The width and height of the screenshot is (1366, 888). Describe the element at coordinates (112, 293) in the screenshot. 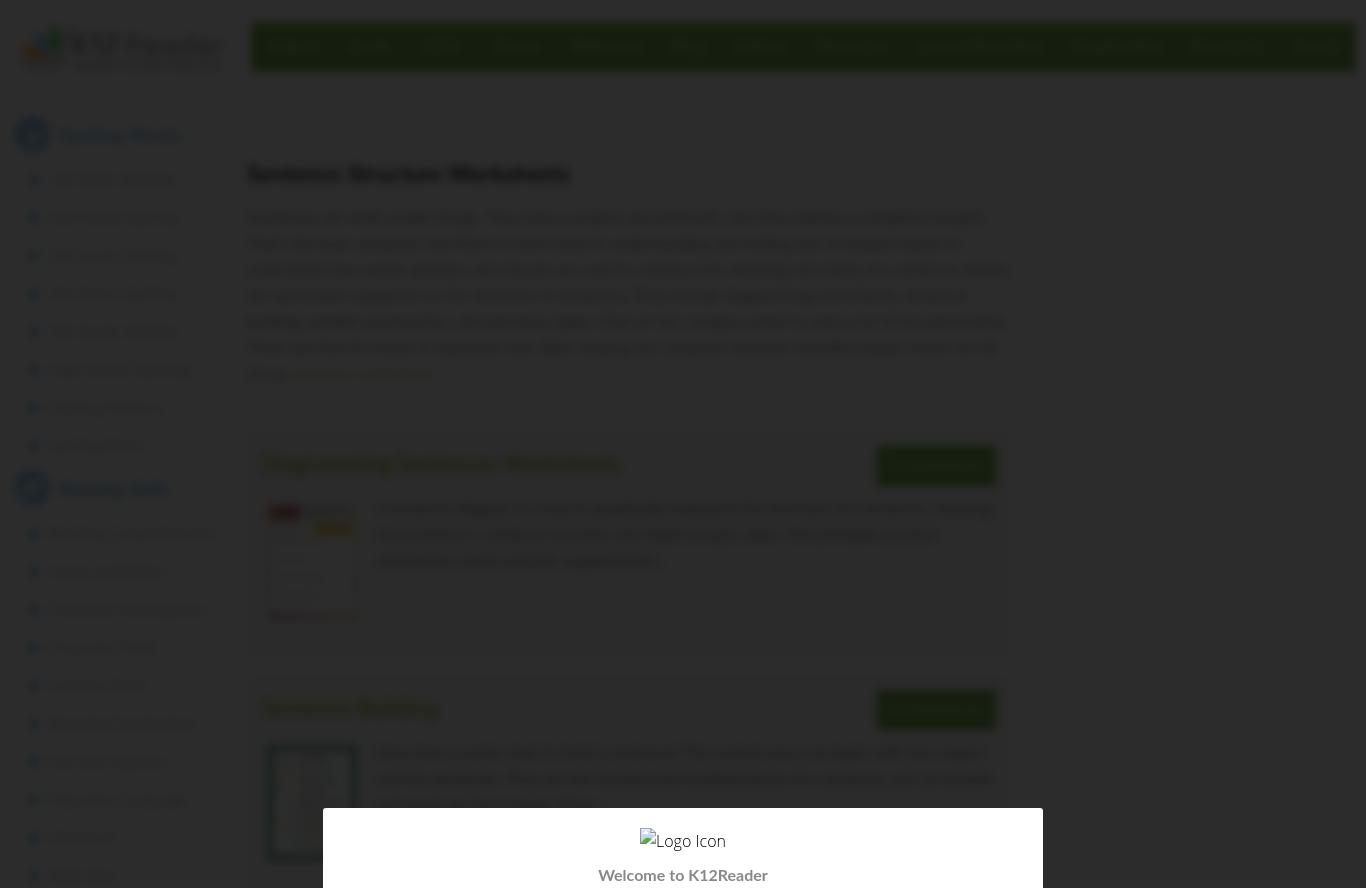

I see `'4th Grade Spelling'` at that location.